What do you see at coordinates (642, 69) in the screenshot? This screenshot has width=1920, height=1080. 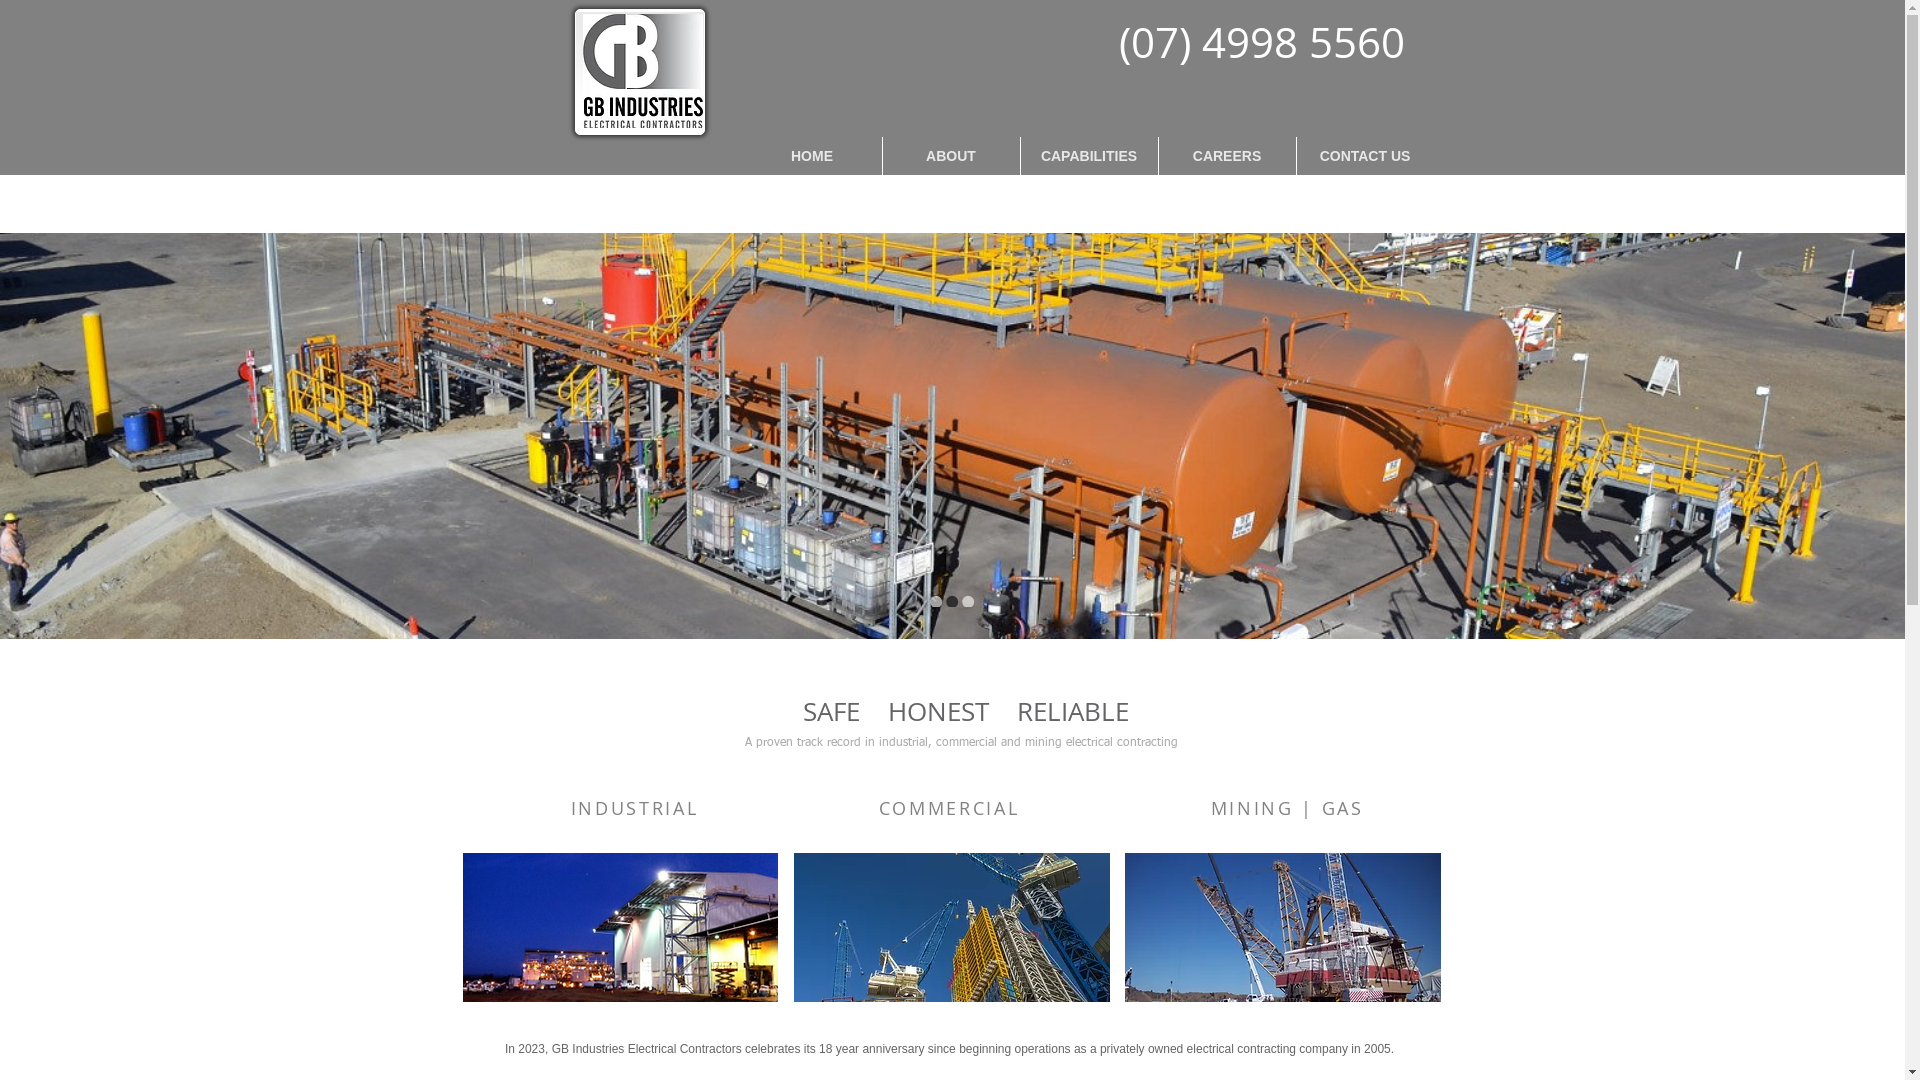 I see `'GB Industries logo.jpg'` at bounding box center [642, 69].